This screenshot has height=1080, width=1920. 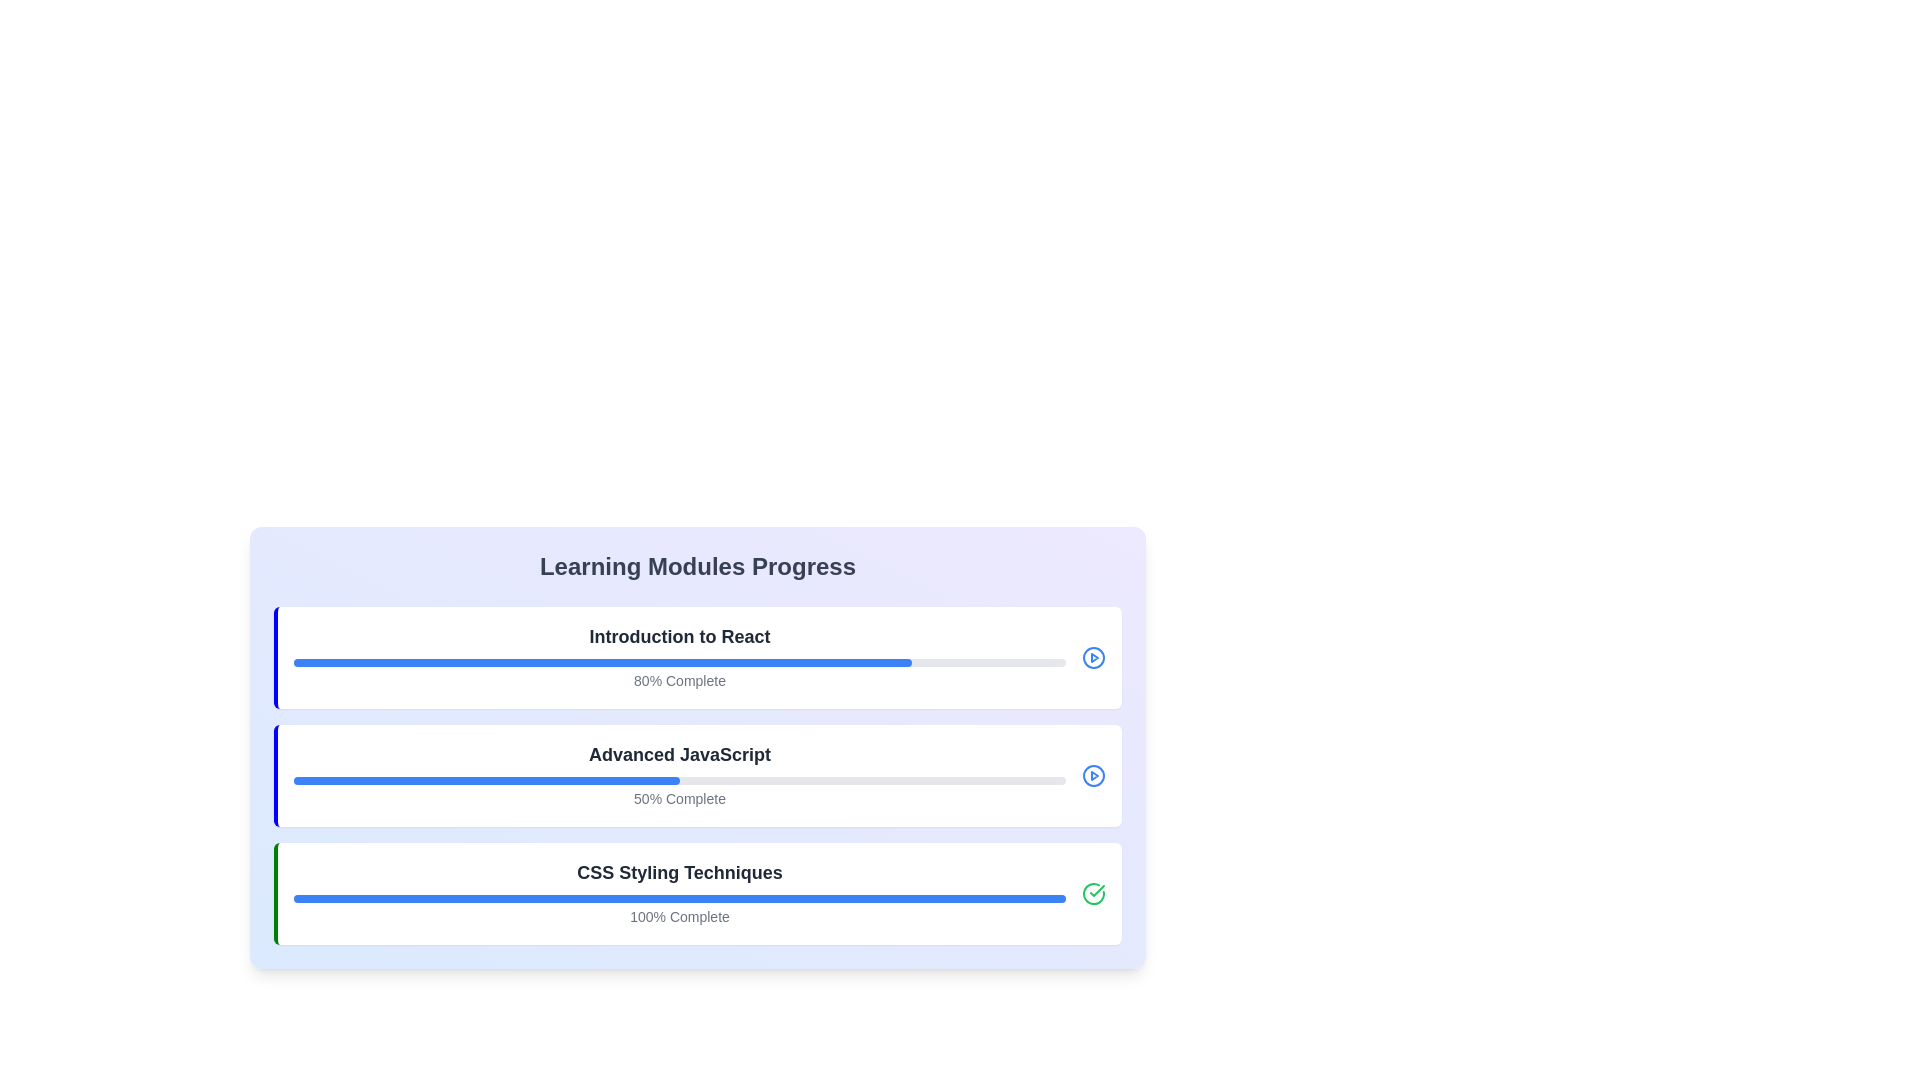 What do you see at coordinates (680, 897) in the screenshot?
I see `the horizontal progress bar indicating completion for the 'CSS Styling Techniques' module, which is styled in light gray with a solid blue fill, positioned below the title and above the '100% Complete' text` at bounding box center [680, 897].